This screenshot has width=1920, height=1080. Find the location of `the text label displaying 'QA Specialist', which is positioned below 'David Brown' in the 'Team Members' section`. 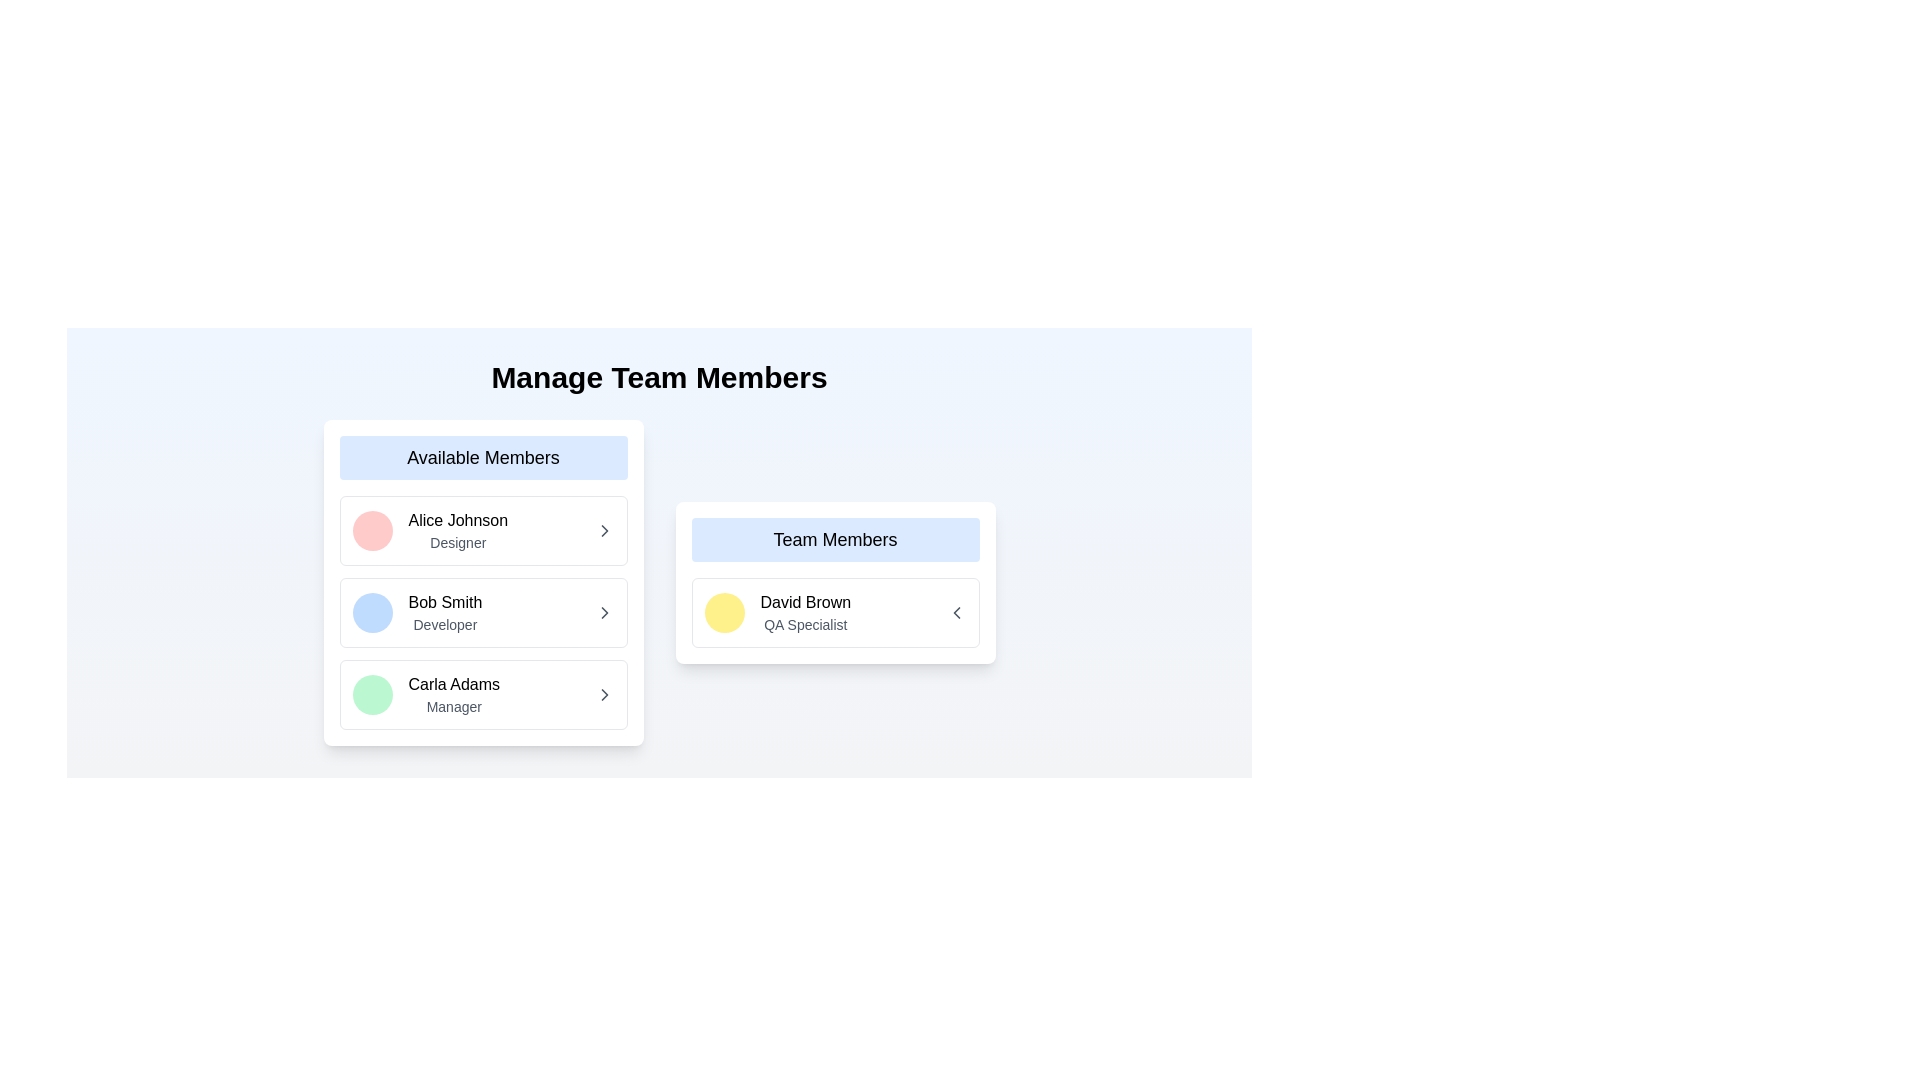

the text label displaying 'QA Specialist', which is positioned below 'David Brown' in the 'Team Members' section is located at coordinates (805, 623).